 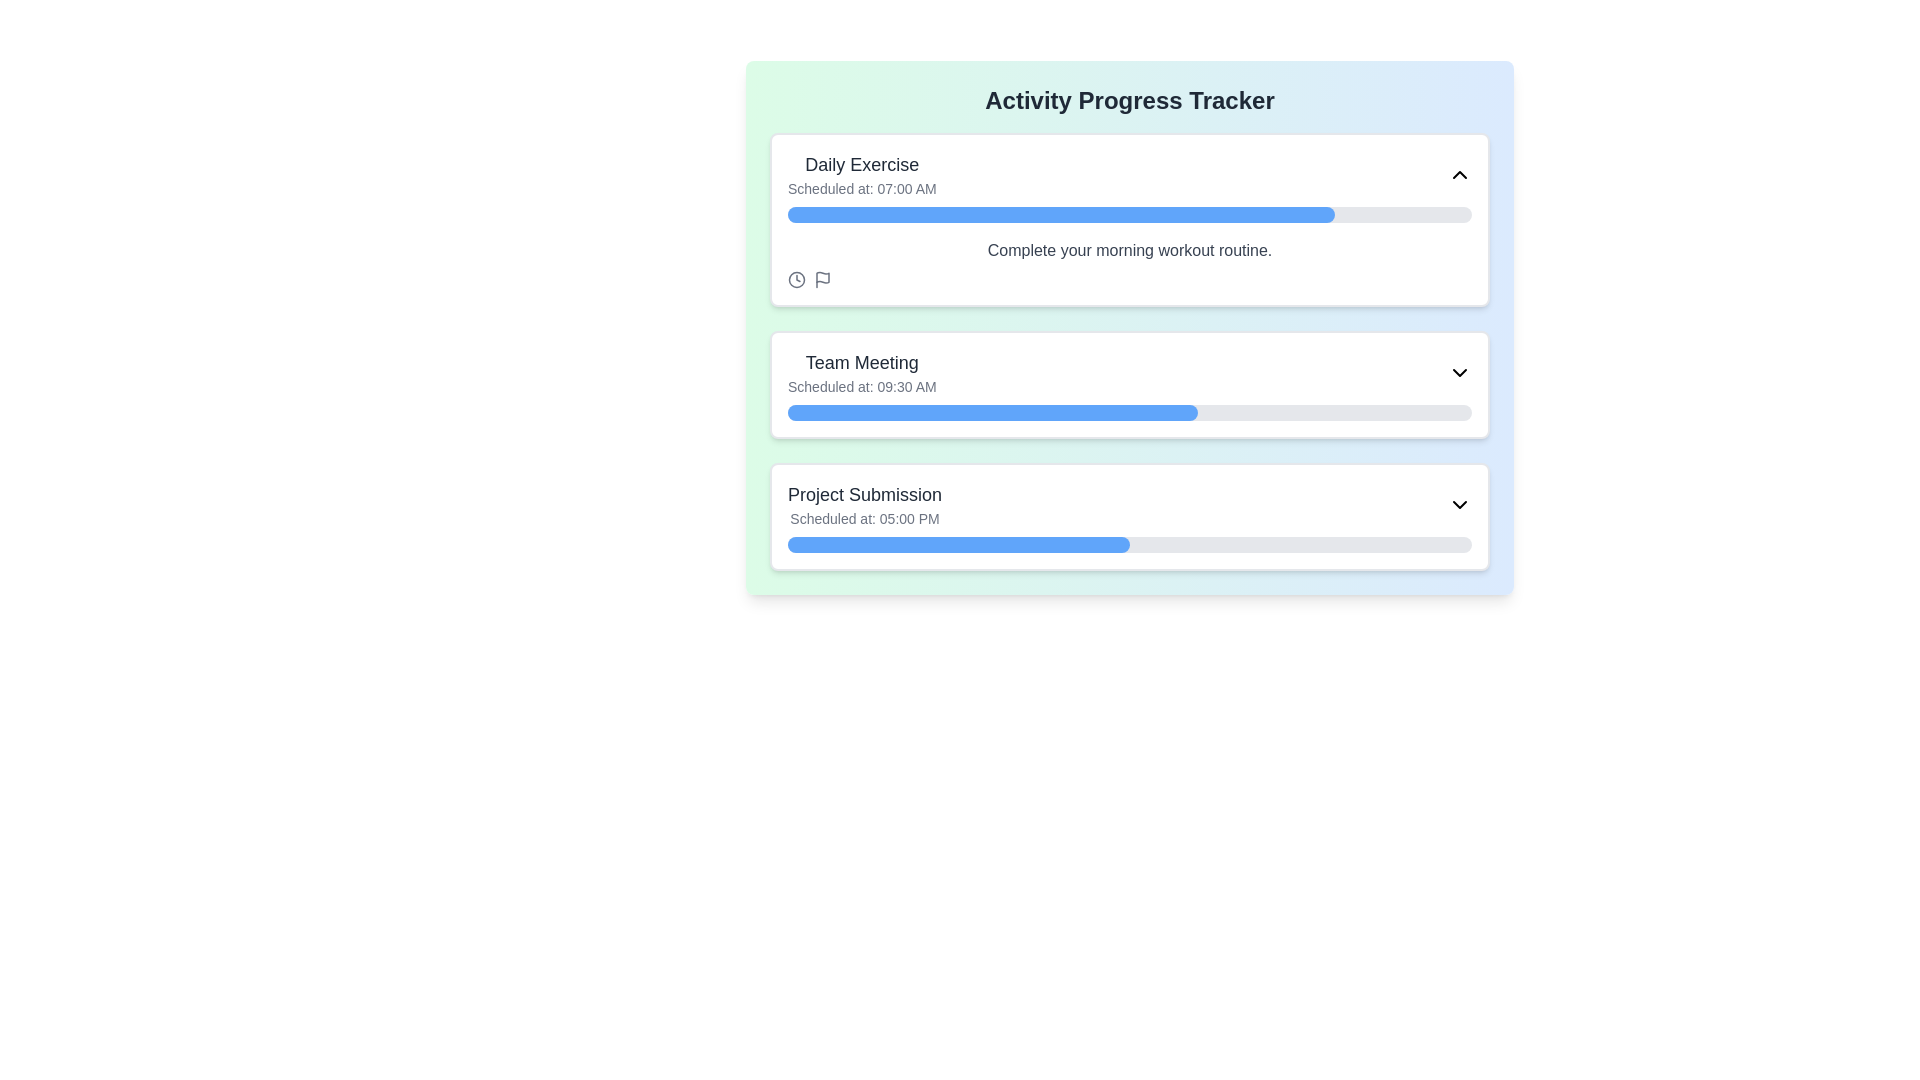 I want to click on the blue section of the horizontal progress bar located in the second task card titled 'Team Meeting' scheduled at 09:30 AM, so click(x=1129, y=411).